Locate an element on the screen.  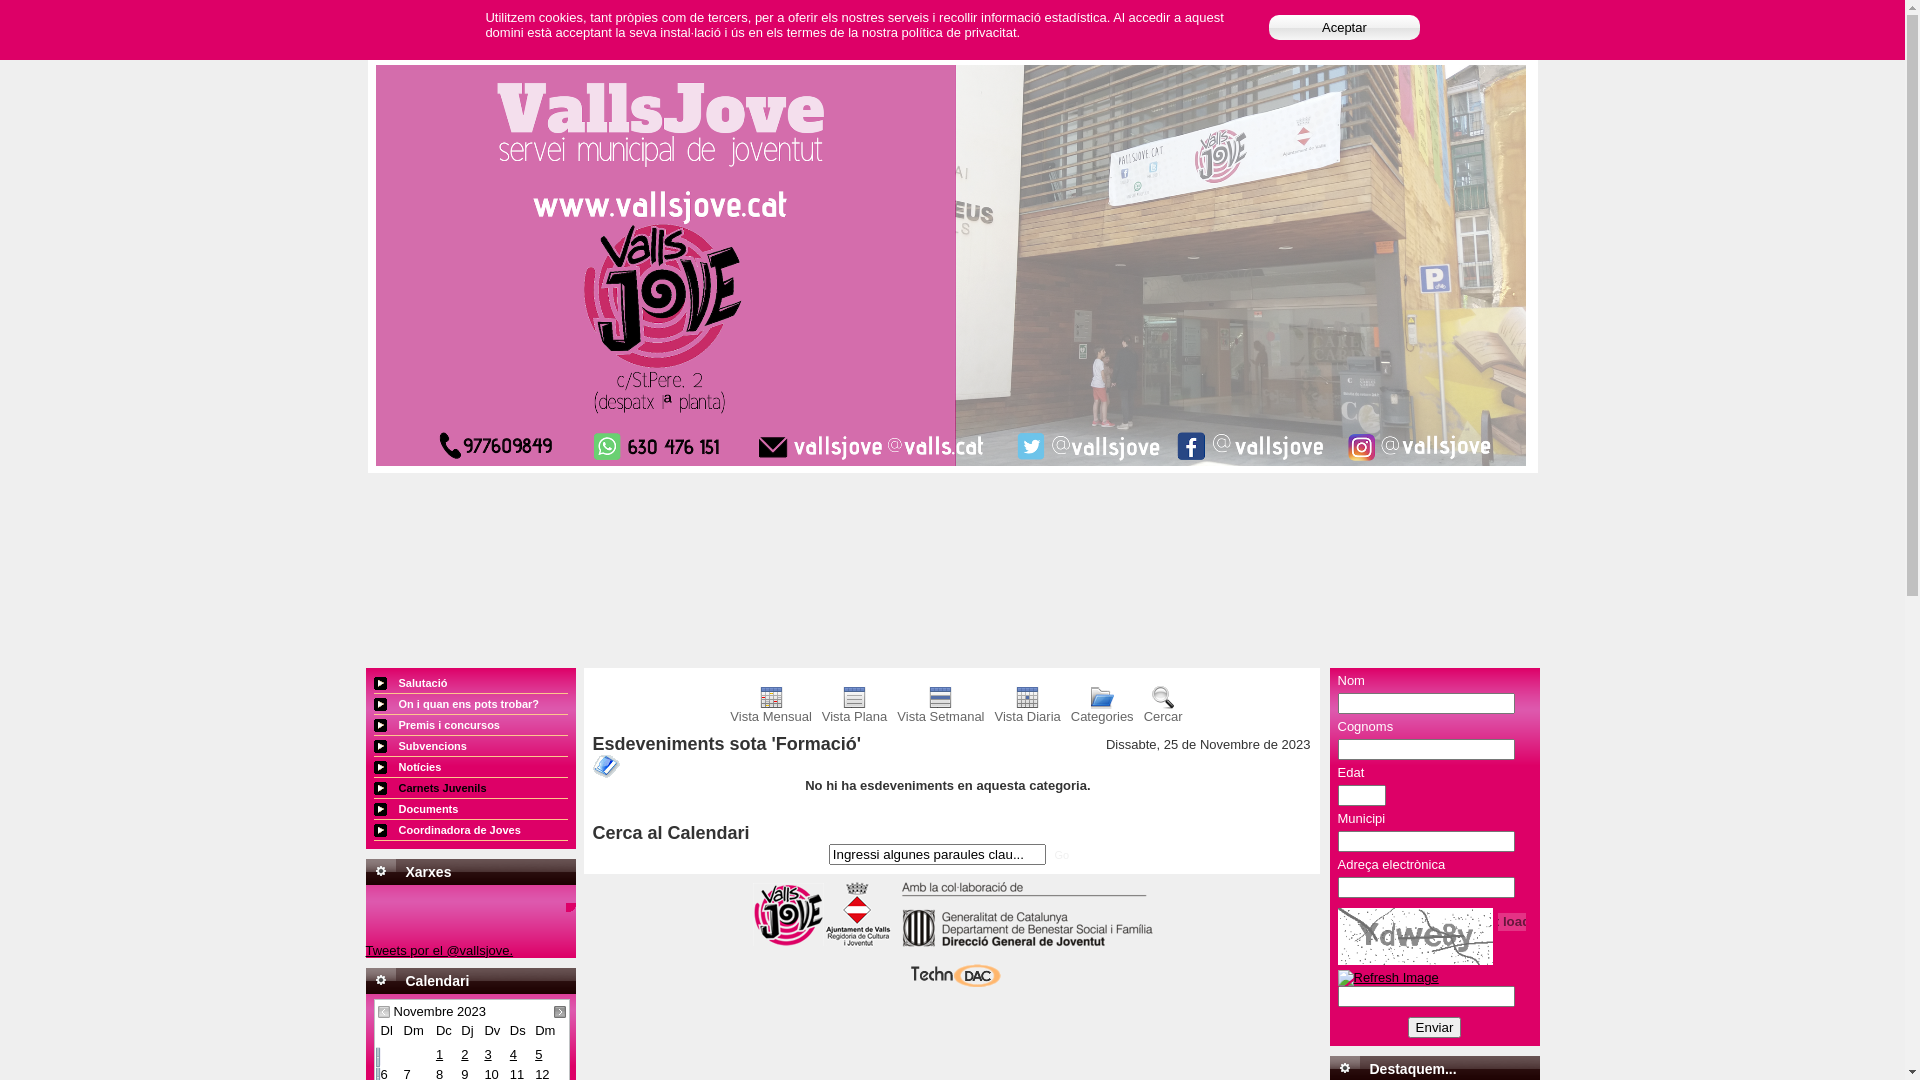
'1' is located at coordinates (435, 1053).